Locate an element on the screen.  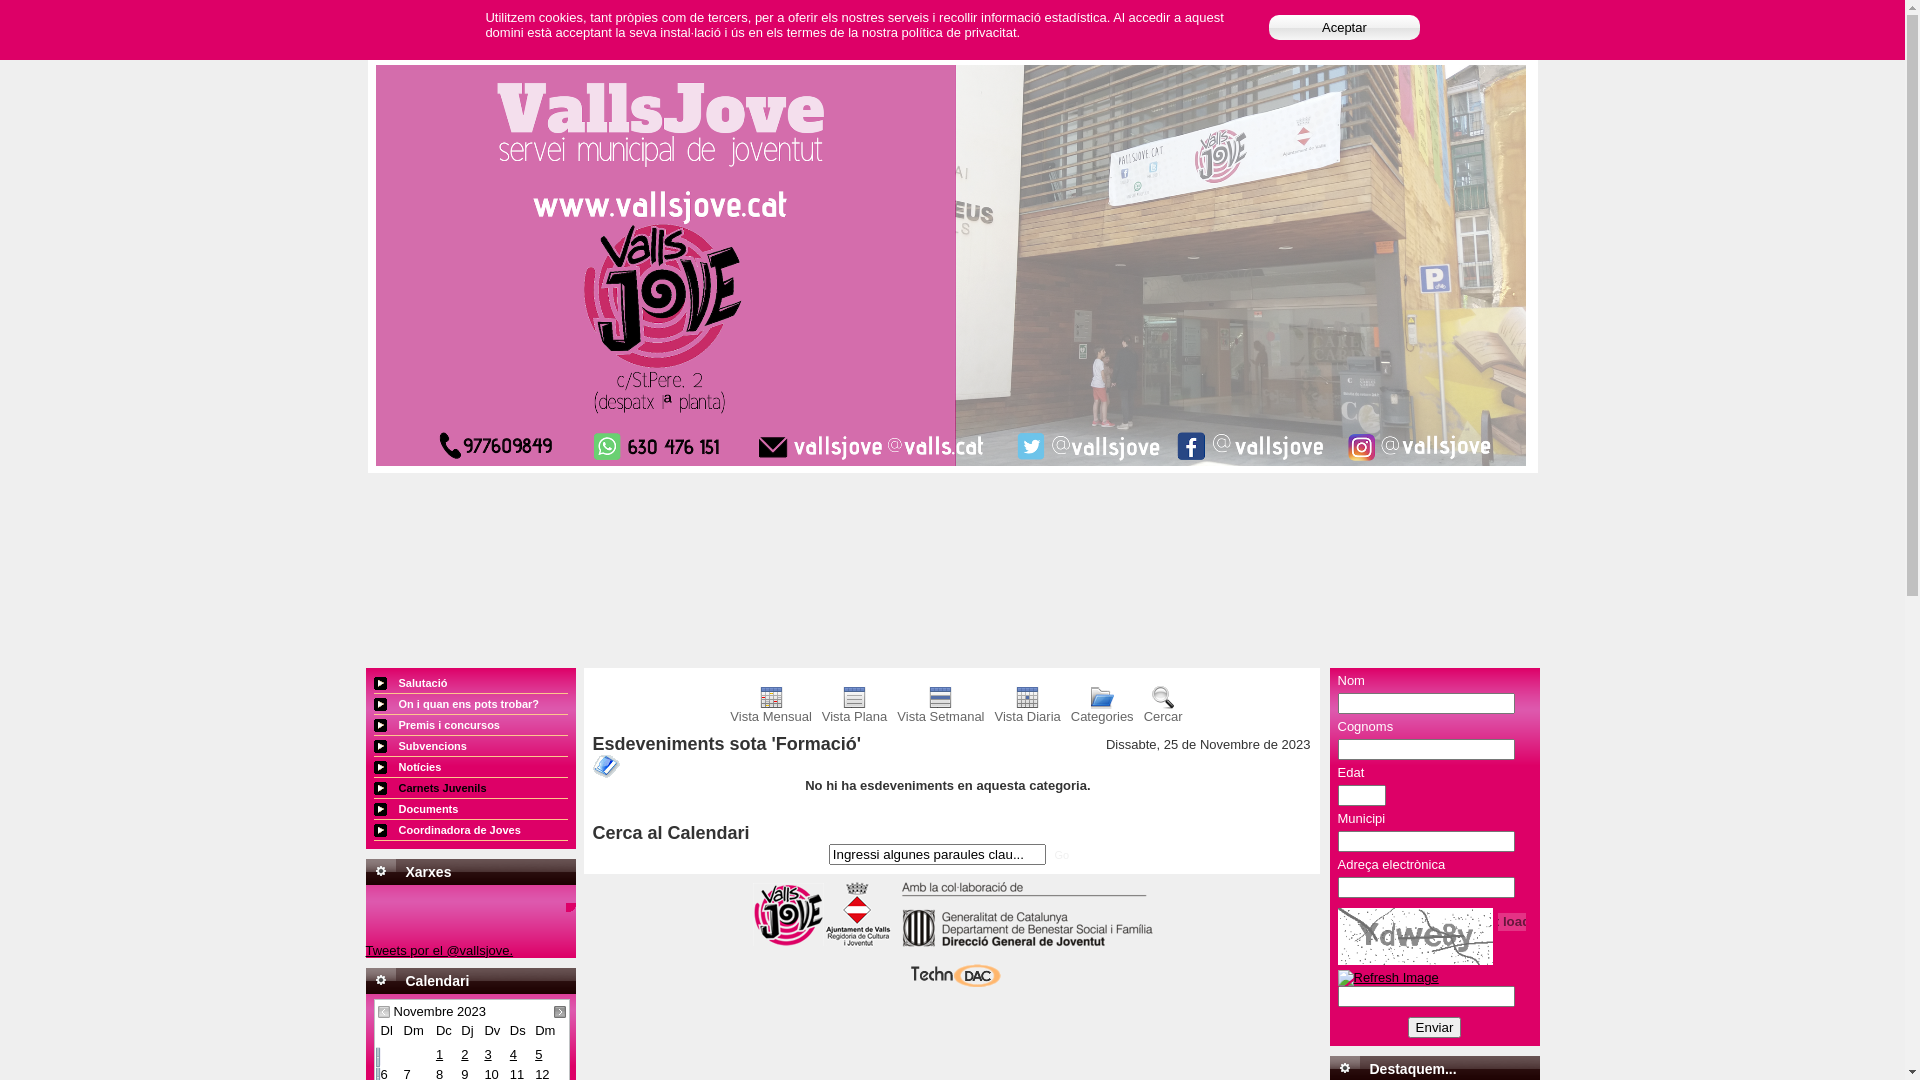
'1' is located at coordinates (435, 1053).